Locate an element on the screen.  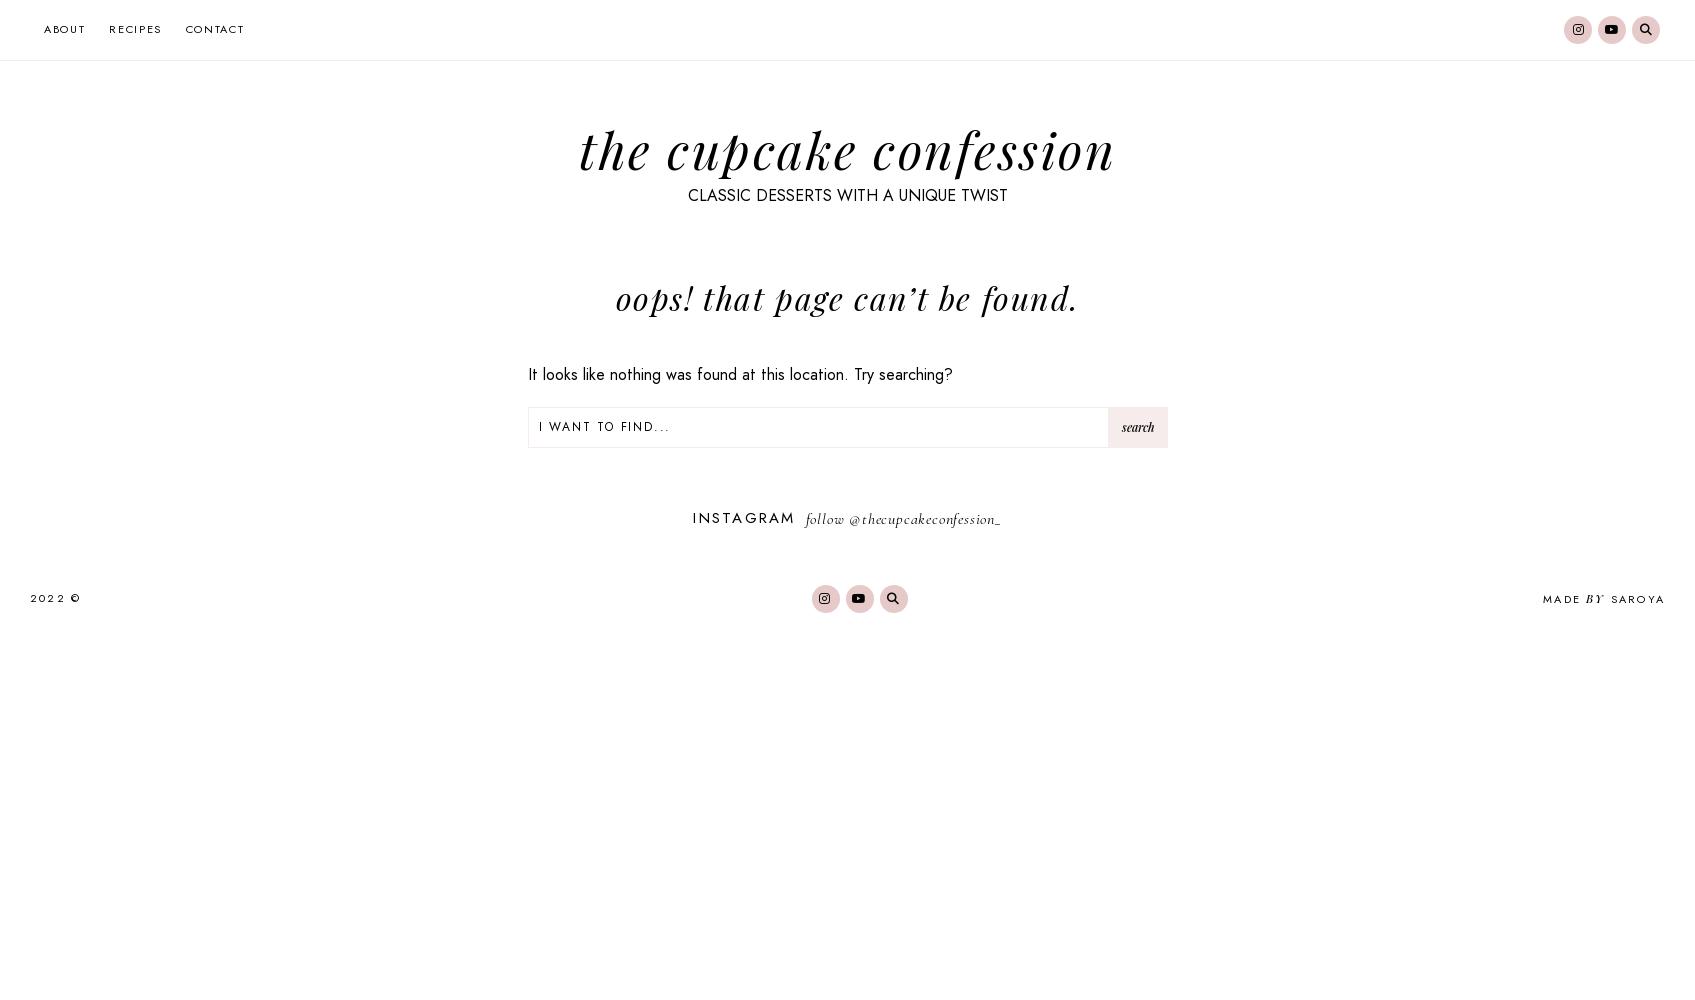
'by' is located at coordinates (1595, 596).